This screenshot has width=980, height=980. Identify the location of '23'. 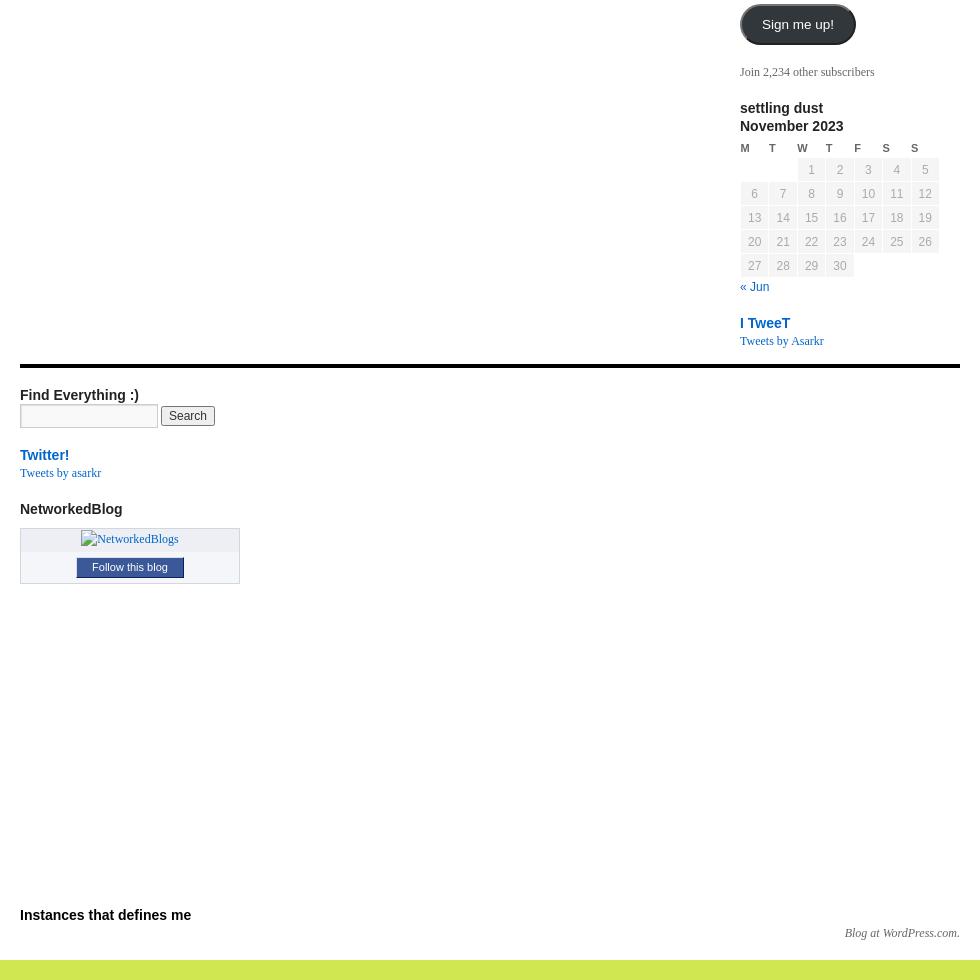
(833, 241).